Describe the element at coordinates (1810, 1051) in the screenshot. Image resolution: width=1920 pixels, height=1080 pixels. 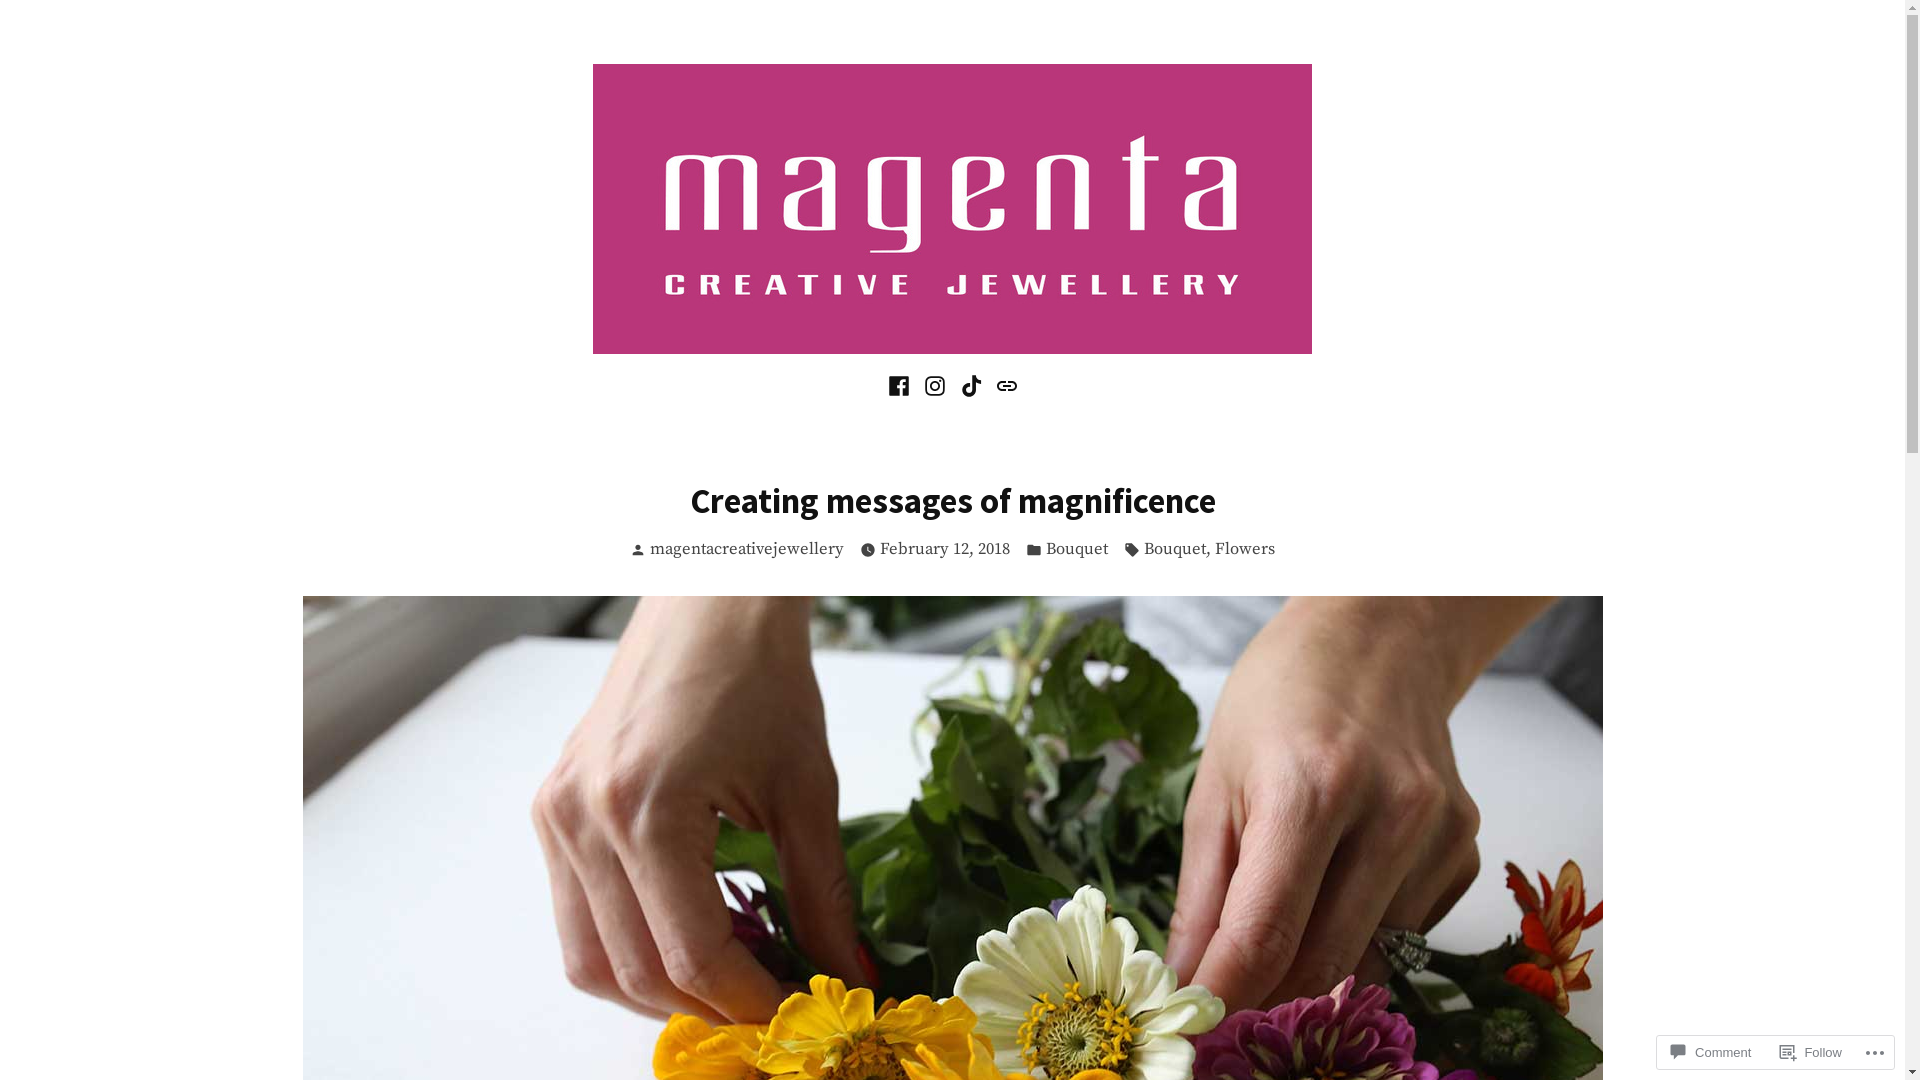
I see `'Follow'` at that location.